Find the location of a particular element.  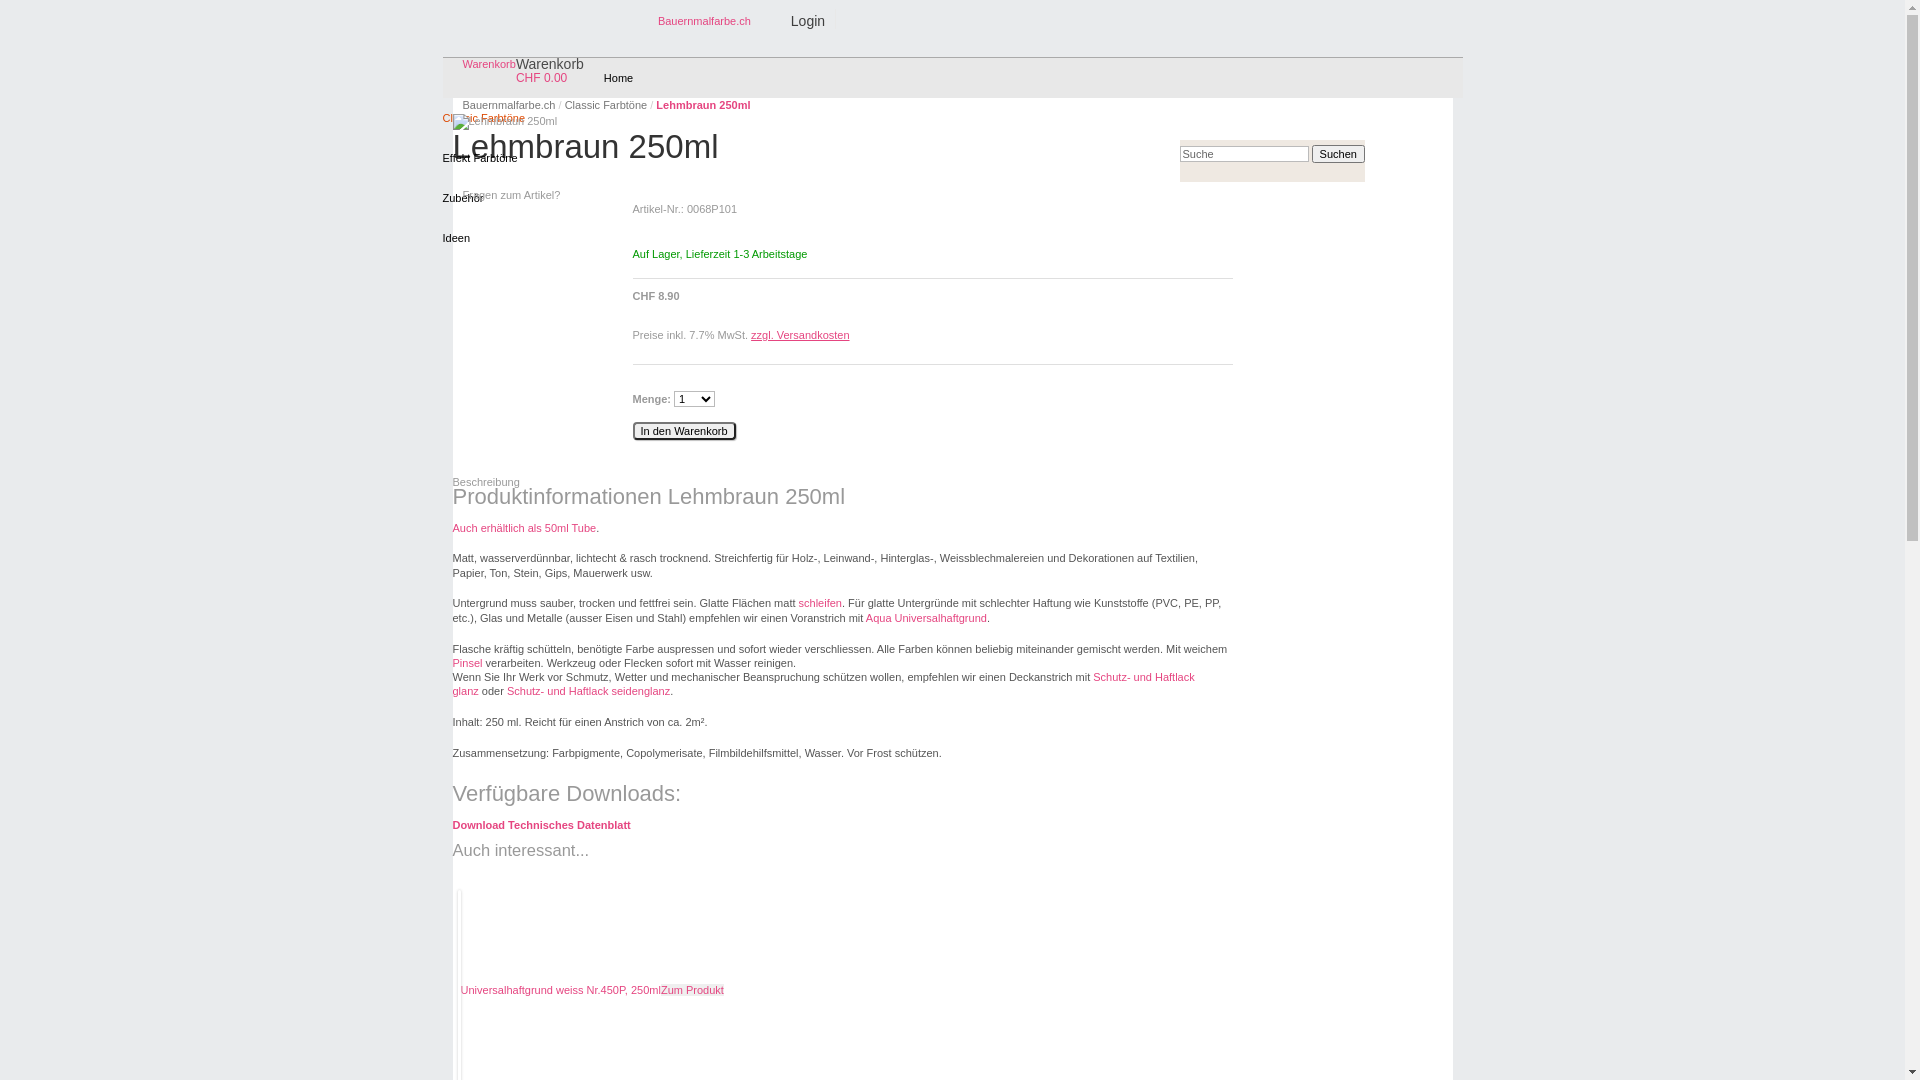

'Bauernmalfarbe.ch' is located at coordinates (704, 20).